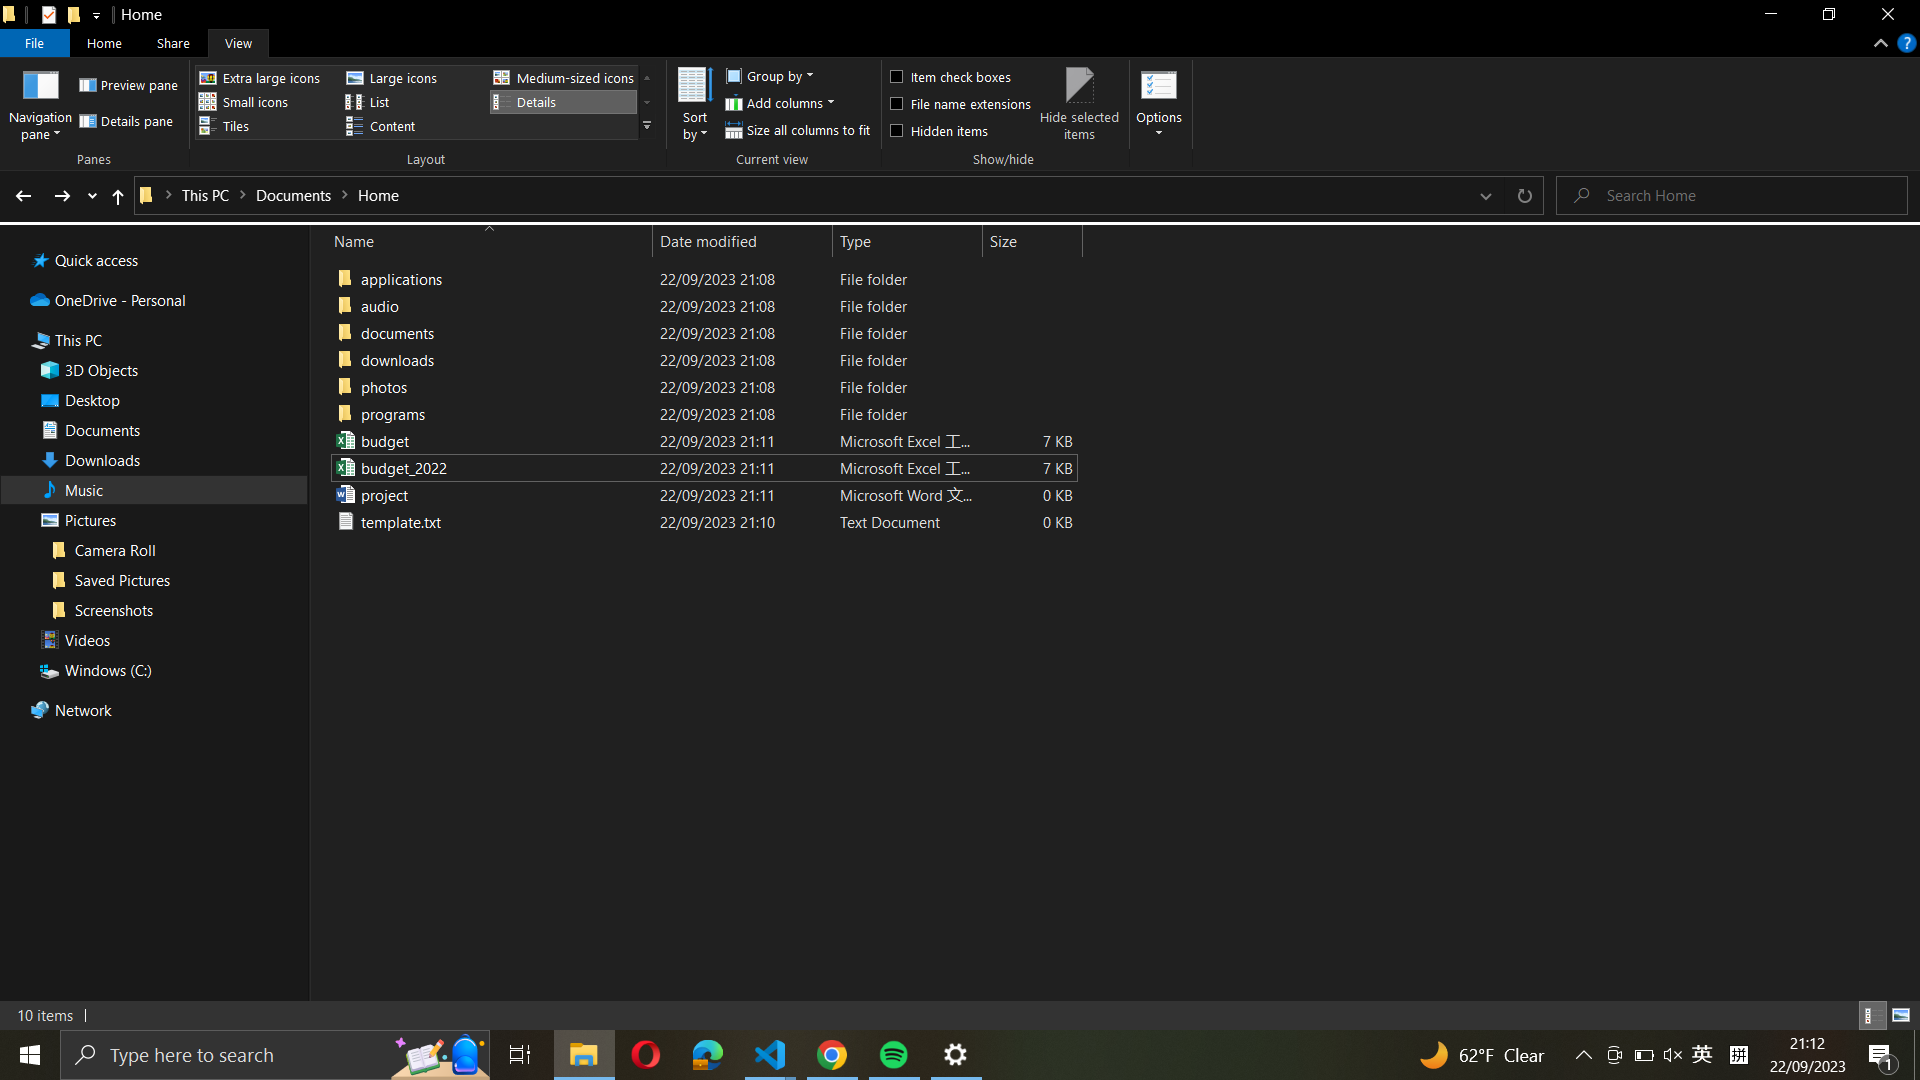 The image size is (1920, 1080). I want to click on Directly navigate to the Desktop folder from the side panel, so click(155, 400).